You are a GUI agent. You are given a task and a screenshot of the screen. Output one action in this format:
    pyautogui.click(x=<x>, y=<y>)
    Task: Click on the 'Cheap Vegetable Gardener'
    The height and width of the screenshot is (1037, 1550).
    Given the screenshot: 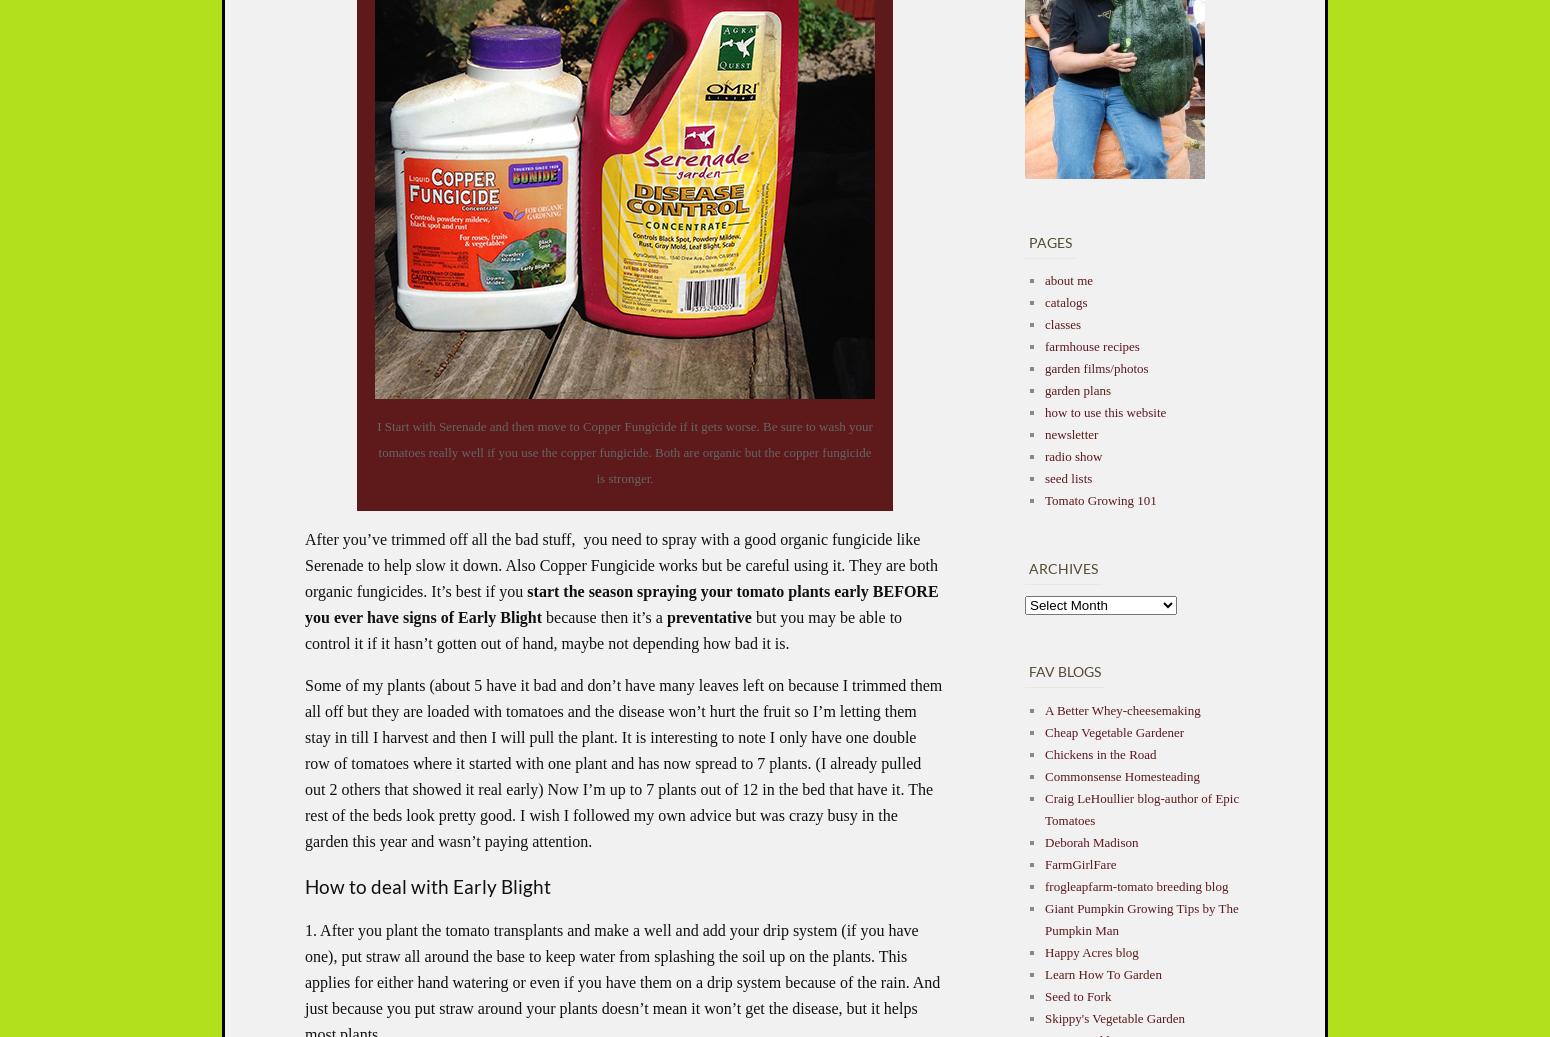 What is the action you would take?
    pyautogui.click(x=1113, y=731)
    